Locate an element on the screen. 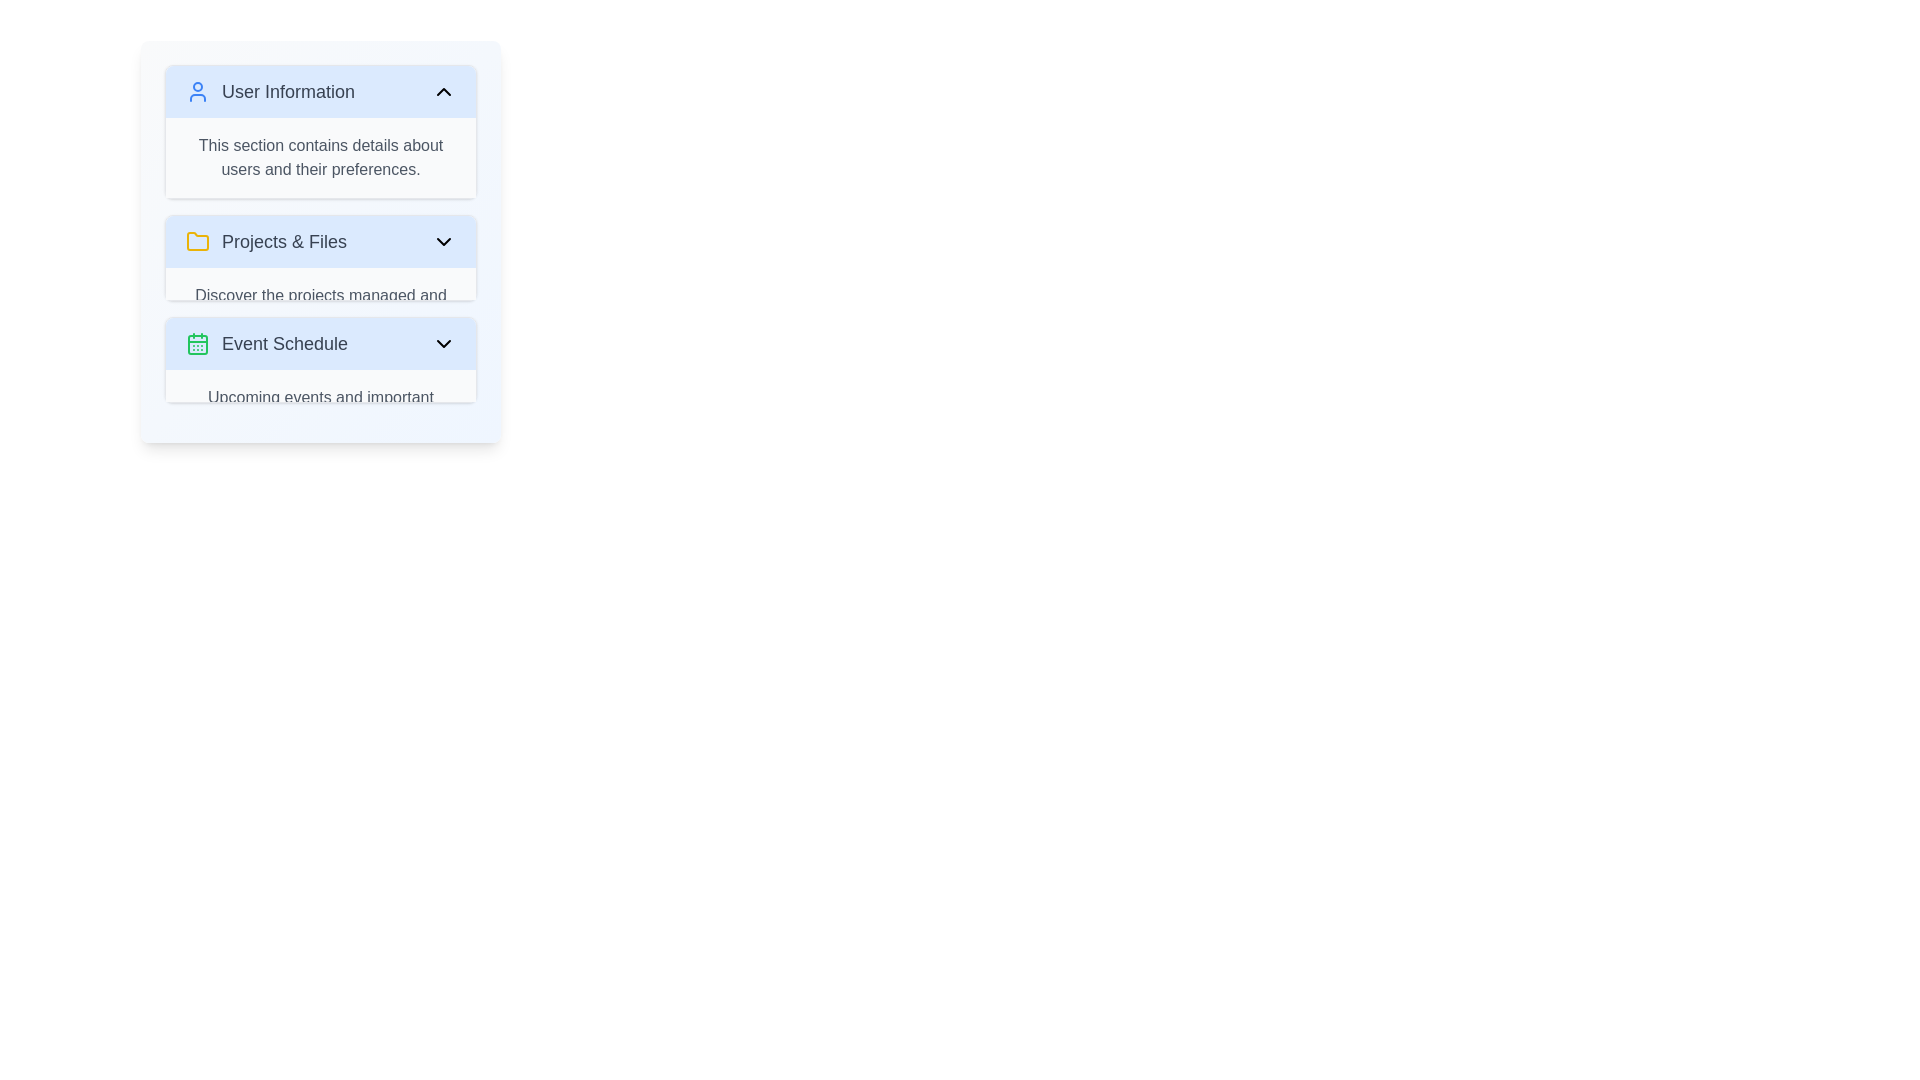 Image resolution: width=1920 pixels, height=1080 pixels. static text content that describes user preferences, which is displayed in a light gray background below the heading 'User Information.' is located at coordinates (321, 157).